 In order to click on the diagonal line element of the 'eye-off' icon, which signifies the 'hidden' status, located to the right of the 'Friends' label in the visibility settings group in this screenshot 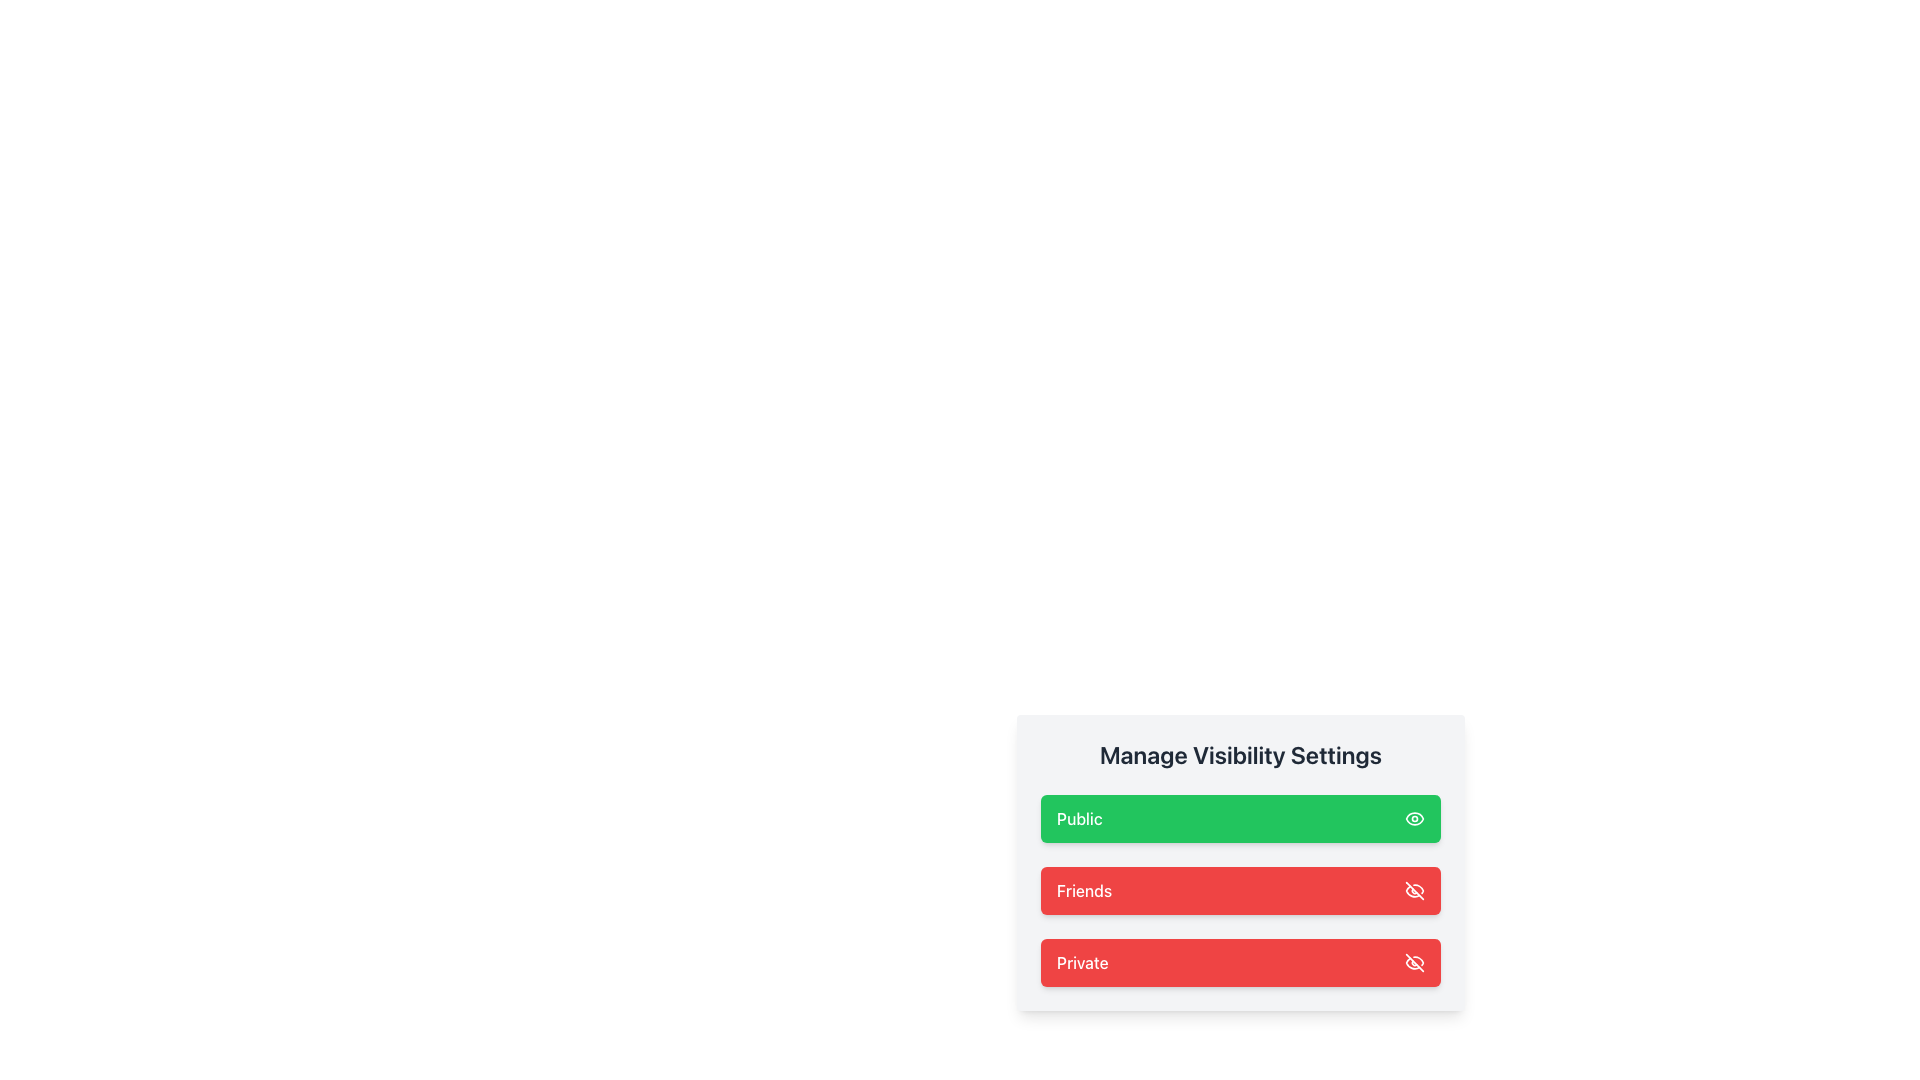, I will do `click(1414, 962)`.